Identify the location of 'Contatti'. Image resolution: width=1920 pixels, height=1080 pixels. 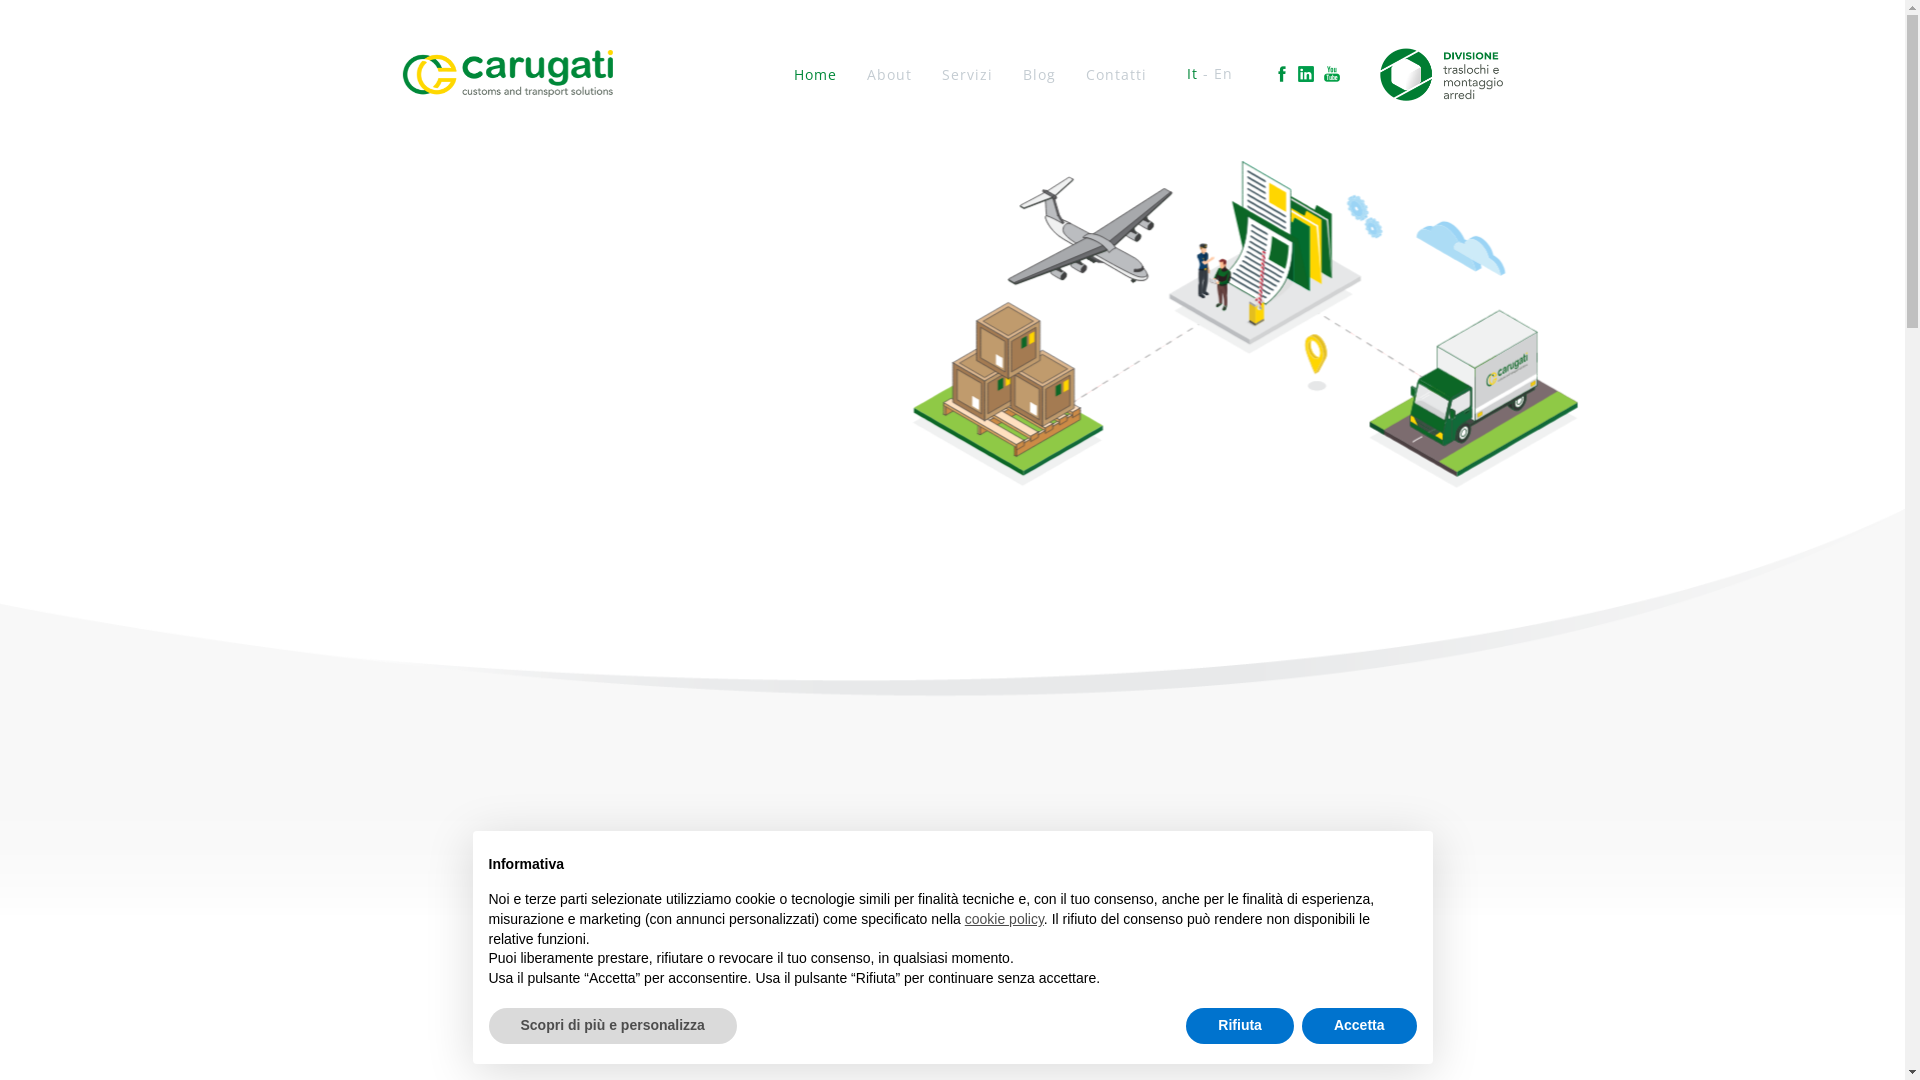
(1115, 73).